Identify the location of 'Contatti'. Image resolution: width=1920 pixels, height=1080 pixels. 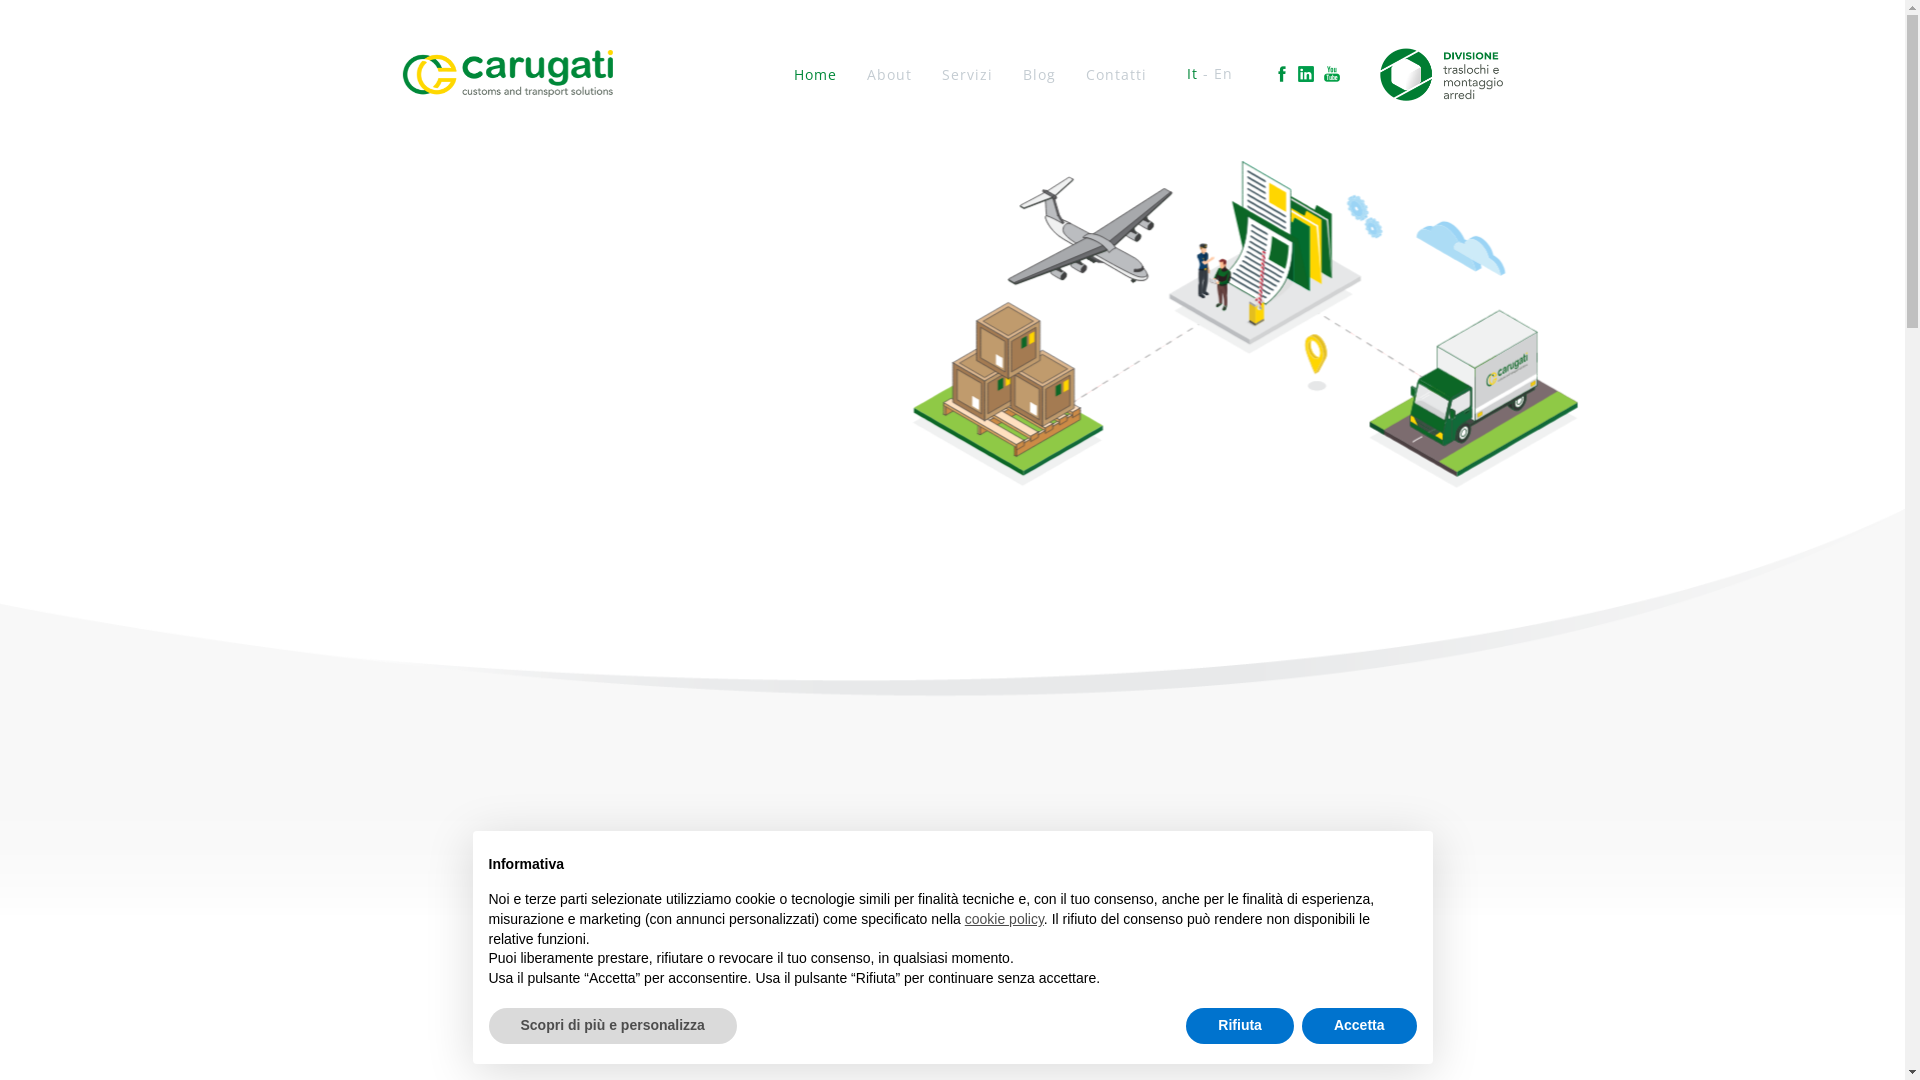
(1115, 73).